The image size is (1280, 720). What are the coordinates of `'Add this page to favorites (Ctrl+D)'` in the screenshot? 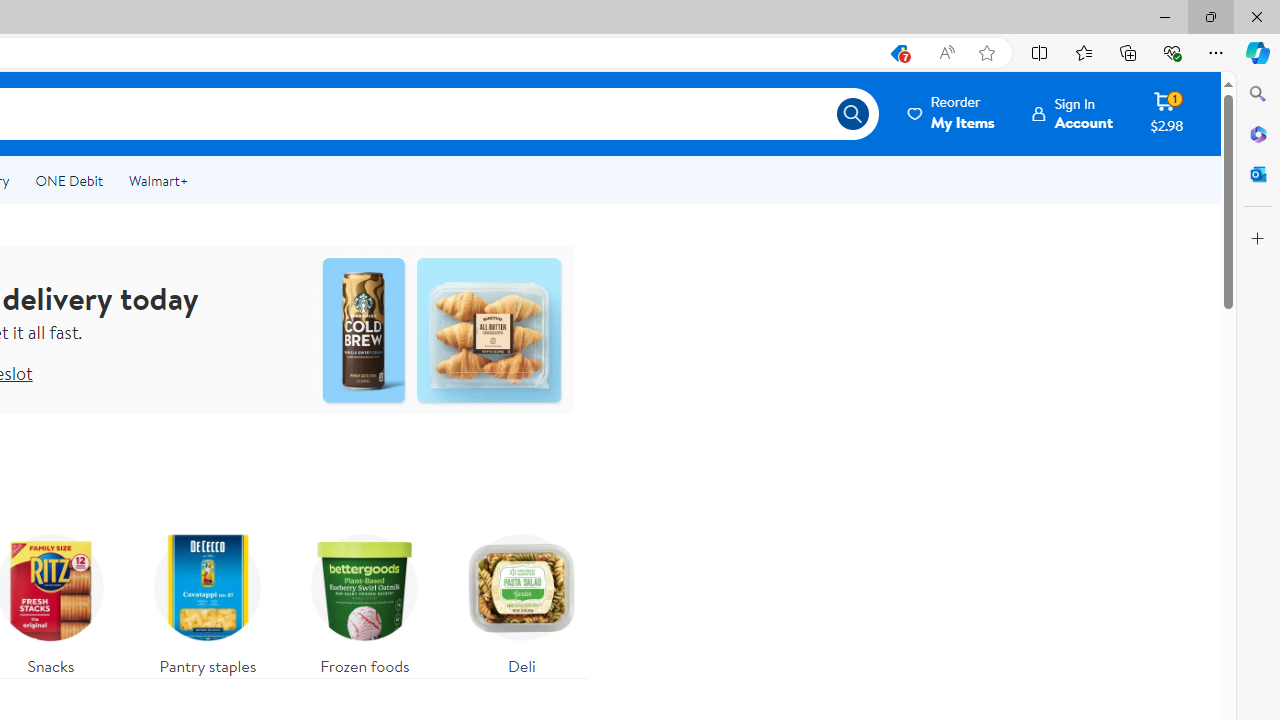 It's located at (986, 52).